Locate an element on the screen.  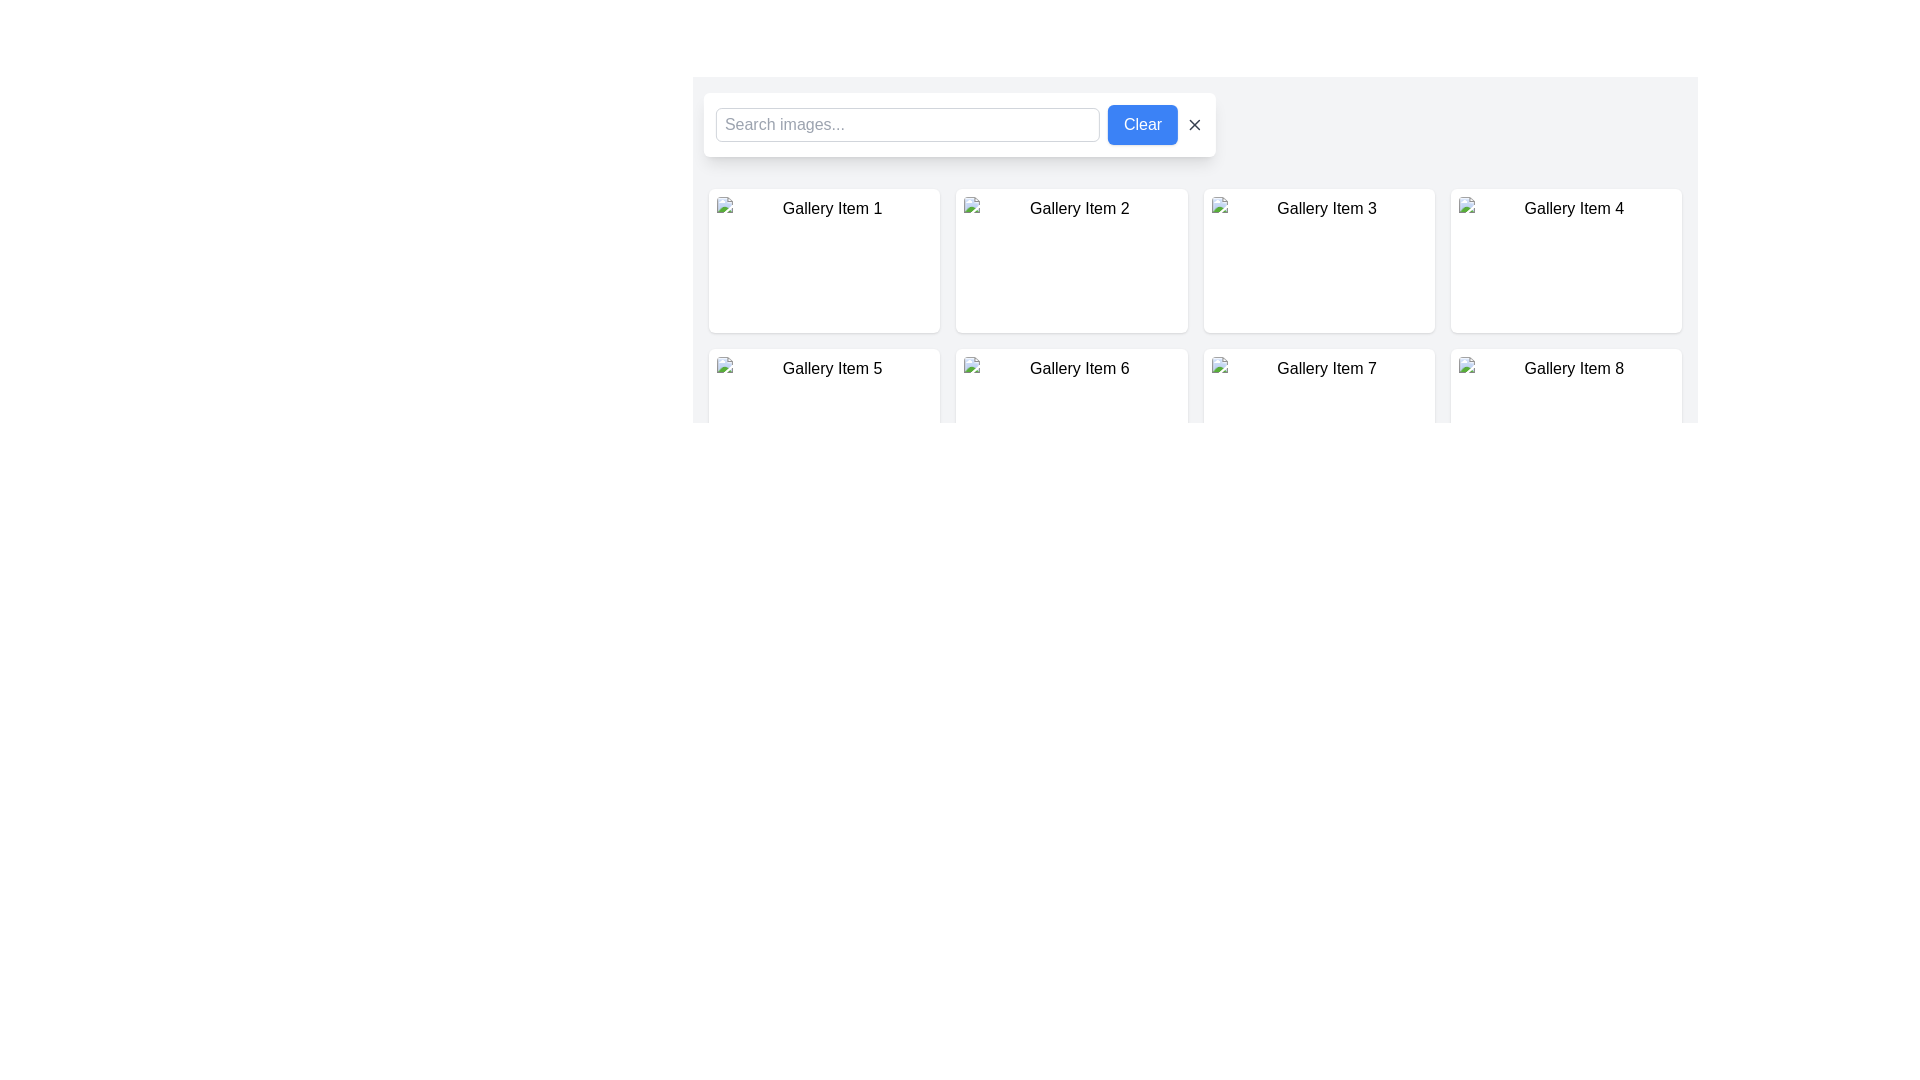
the clear button located to the right of the search input box, which resets the search field to its default empty state is located at coordinates (1142, 124).